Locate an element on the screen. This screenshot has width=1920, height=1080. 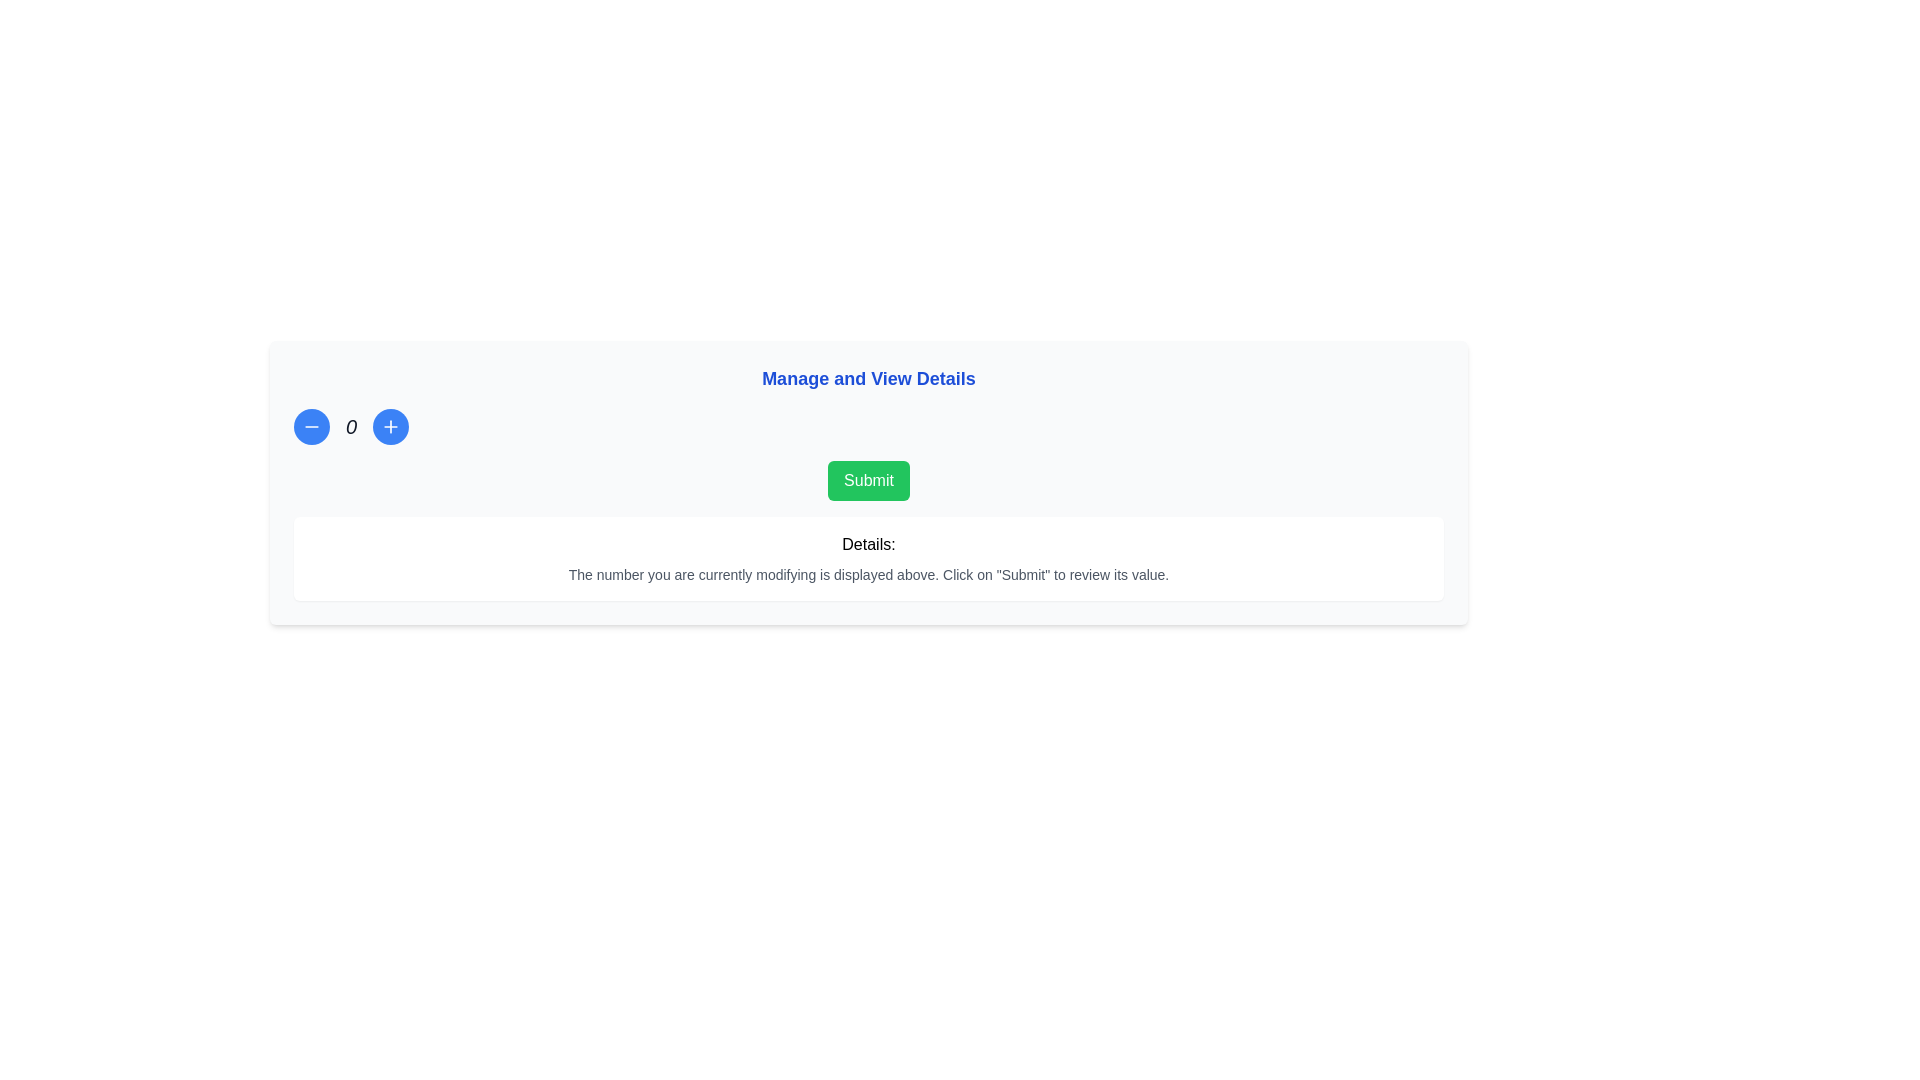
the text display element showing the number '0', which is styled in an italicized font, large size, and dark gray color, located centrally within a horizontal arrangement of buttons is located at coordinates (351, 426).